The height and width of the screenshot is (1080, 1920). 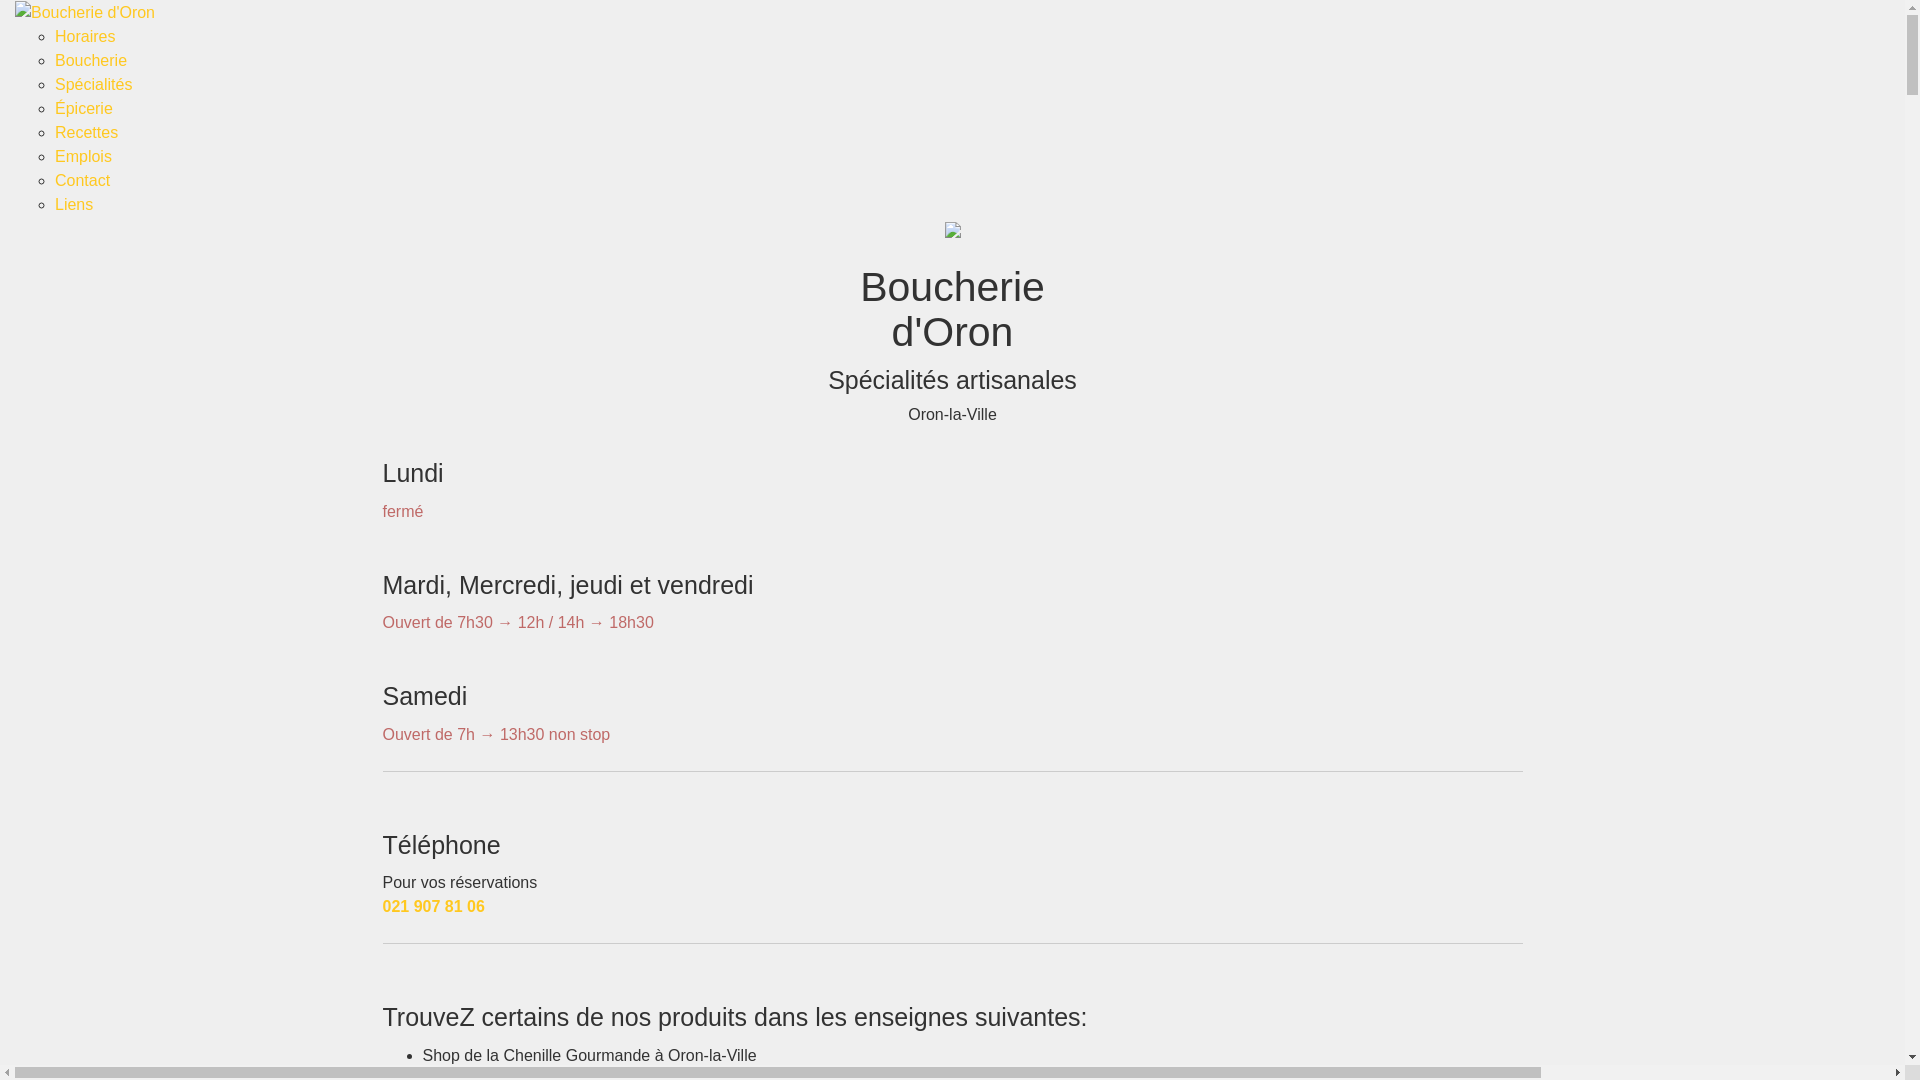 I want to click on 'Recettes', so click(x=85, y=132).